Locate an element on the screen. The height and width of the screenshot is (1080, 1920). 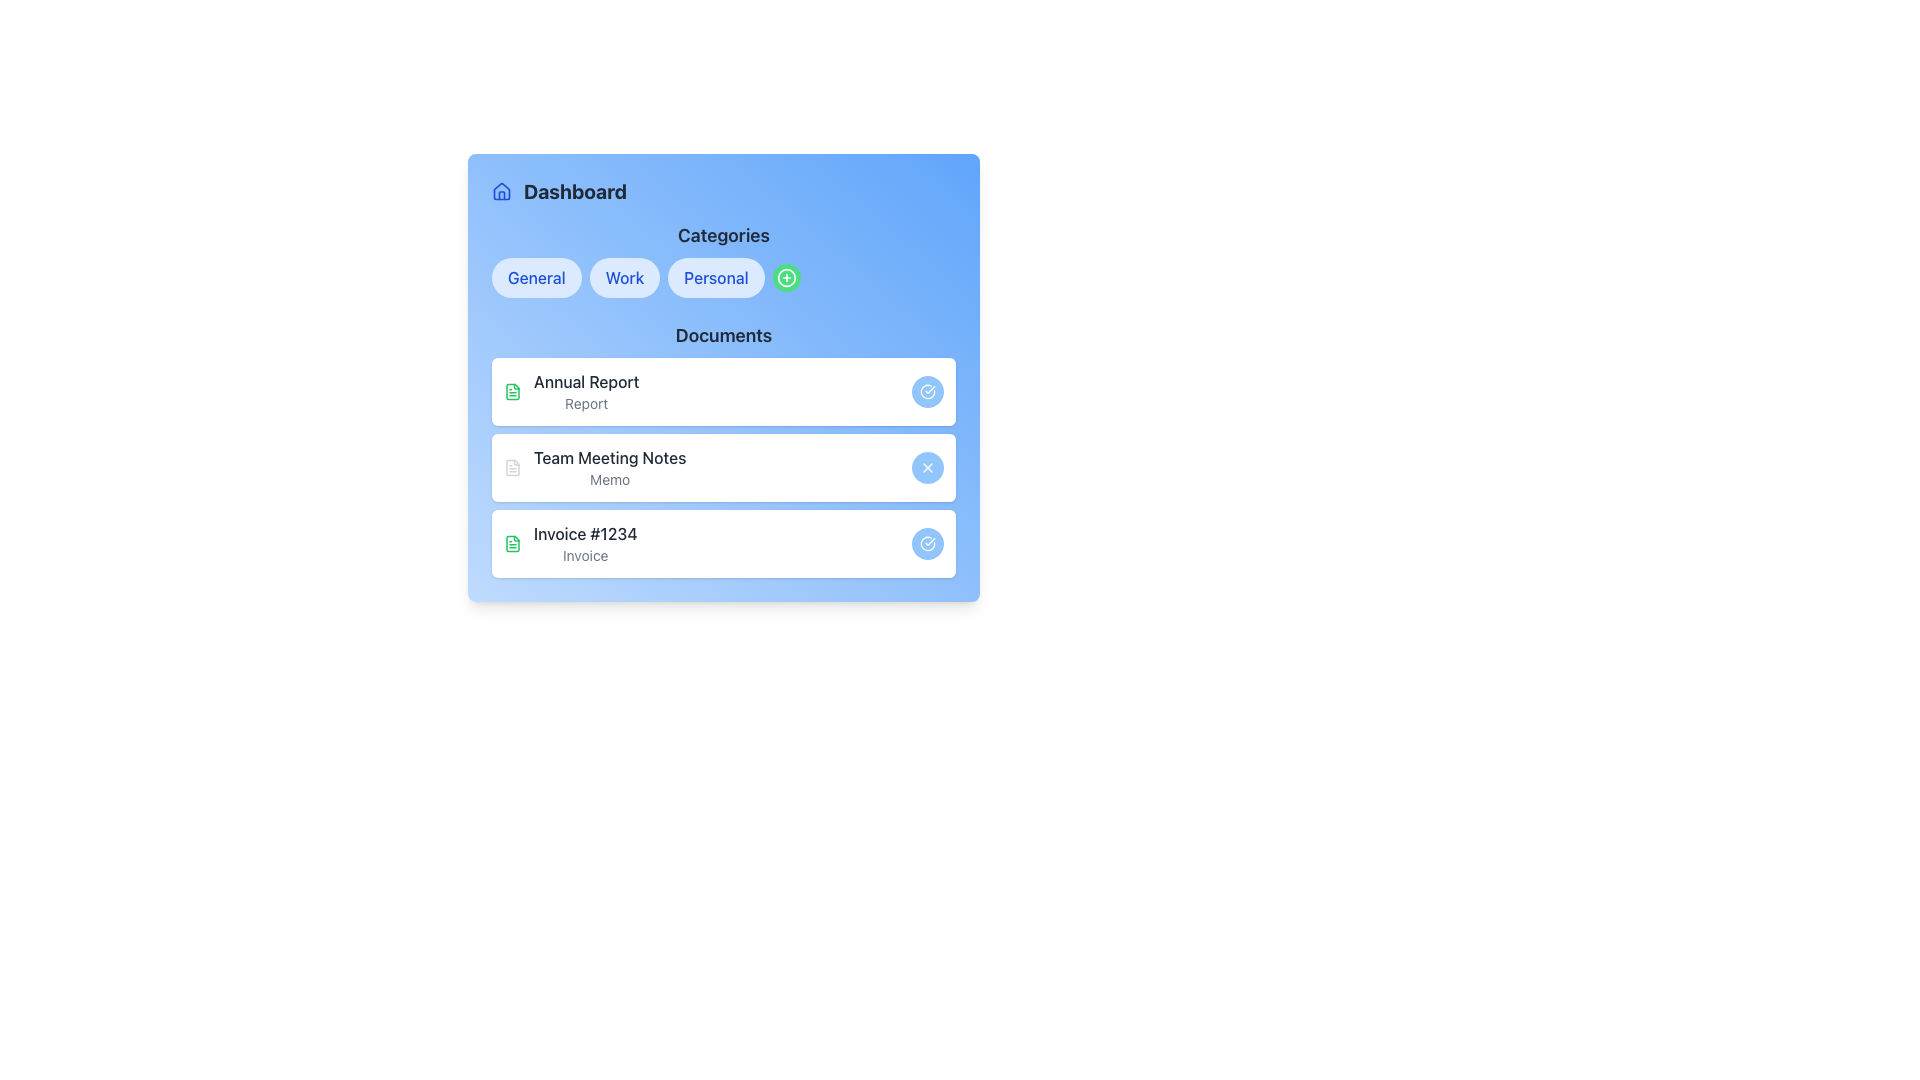
the close button on the document entry titled 'Team Meeting Notes' under the 'Documents' section is located at coordinates (723, 450).